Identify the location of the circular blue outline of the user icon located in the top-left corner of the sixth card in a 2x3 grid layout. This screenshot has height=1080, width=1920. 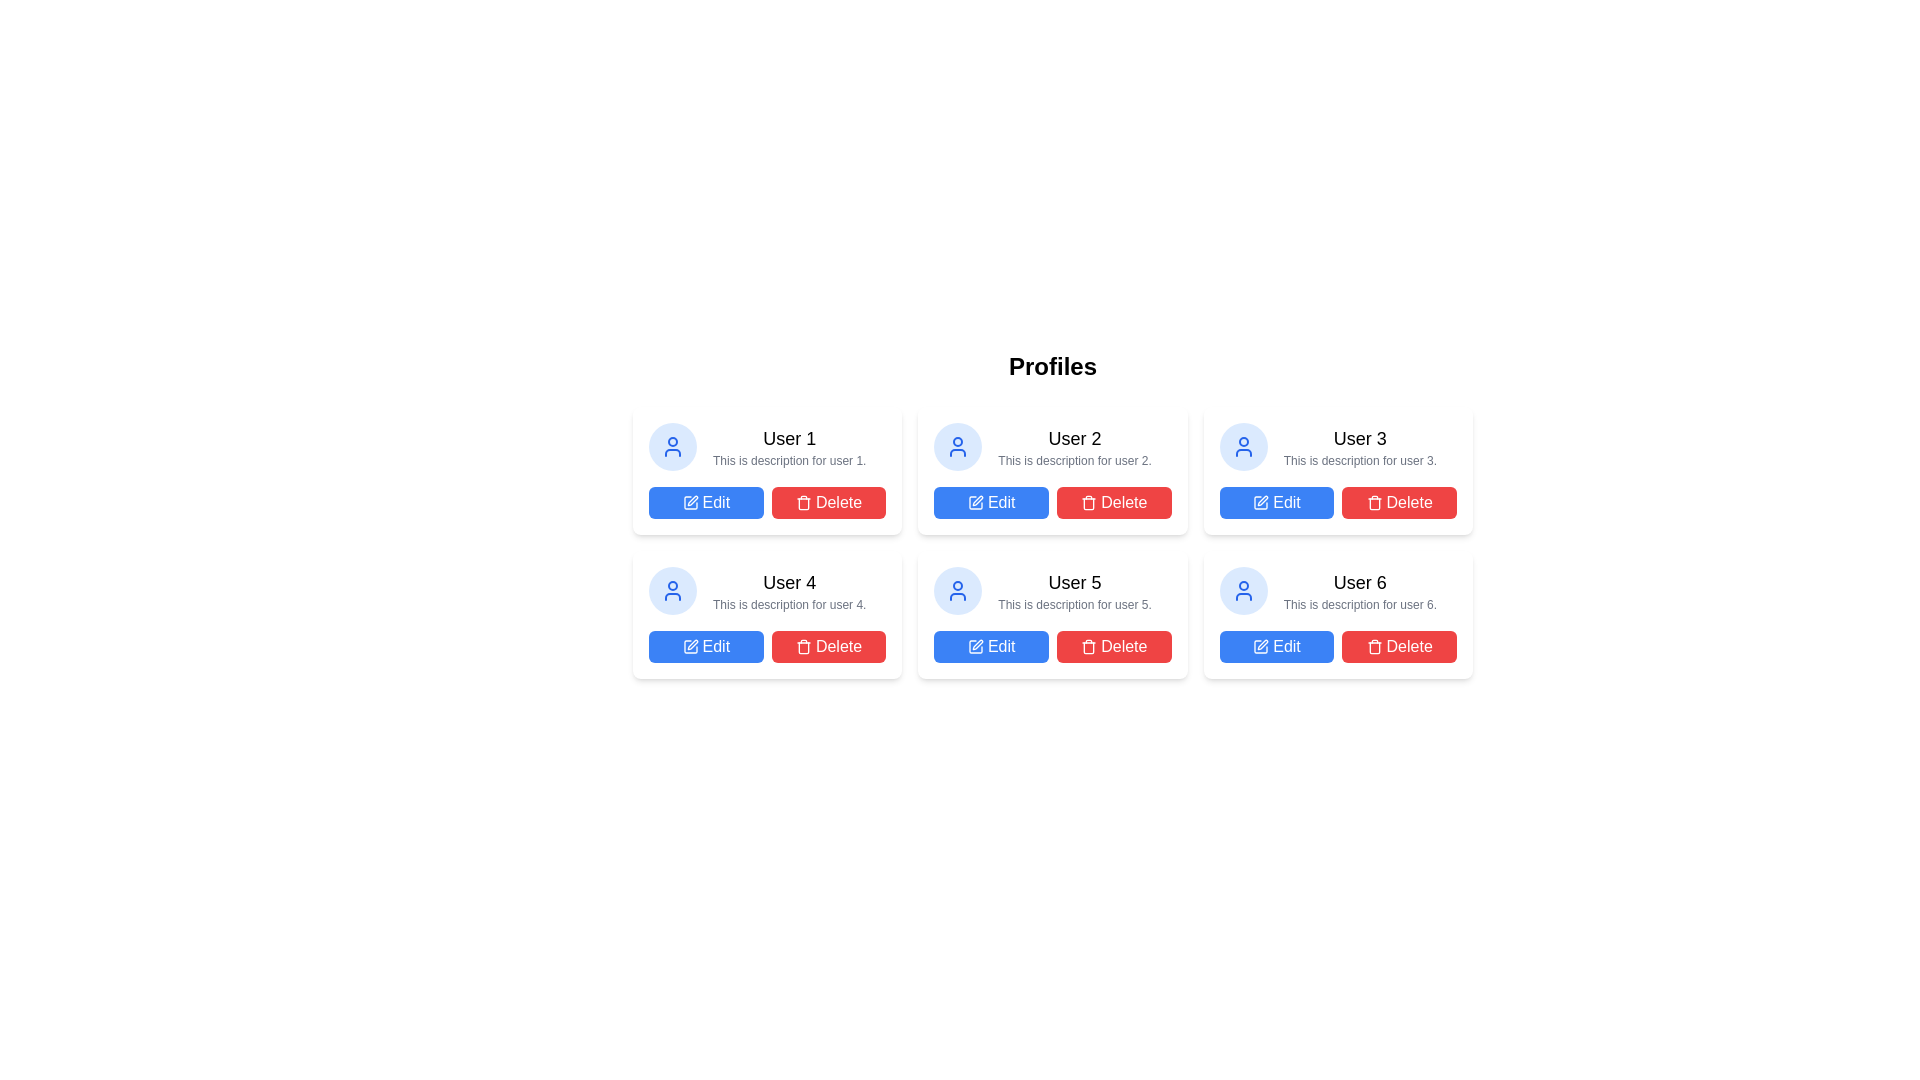
(1242, 589).